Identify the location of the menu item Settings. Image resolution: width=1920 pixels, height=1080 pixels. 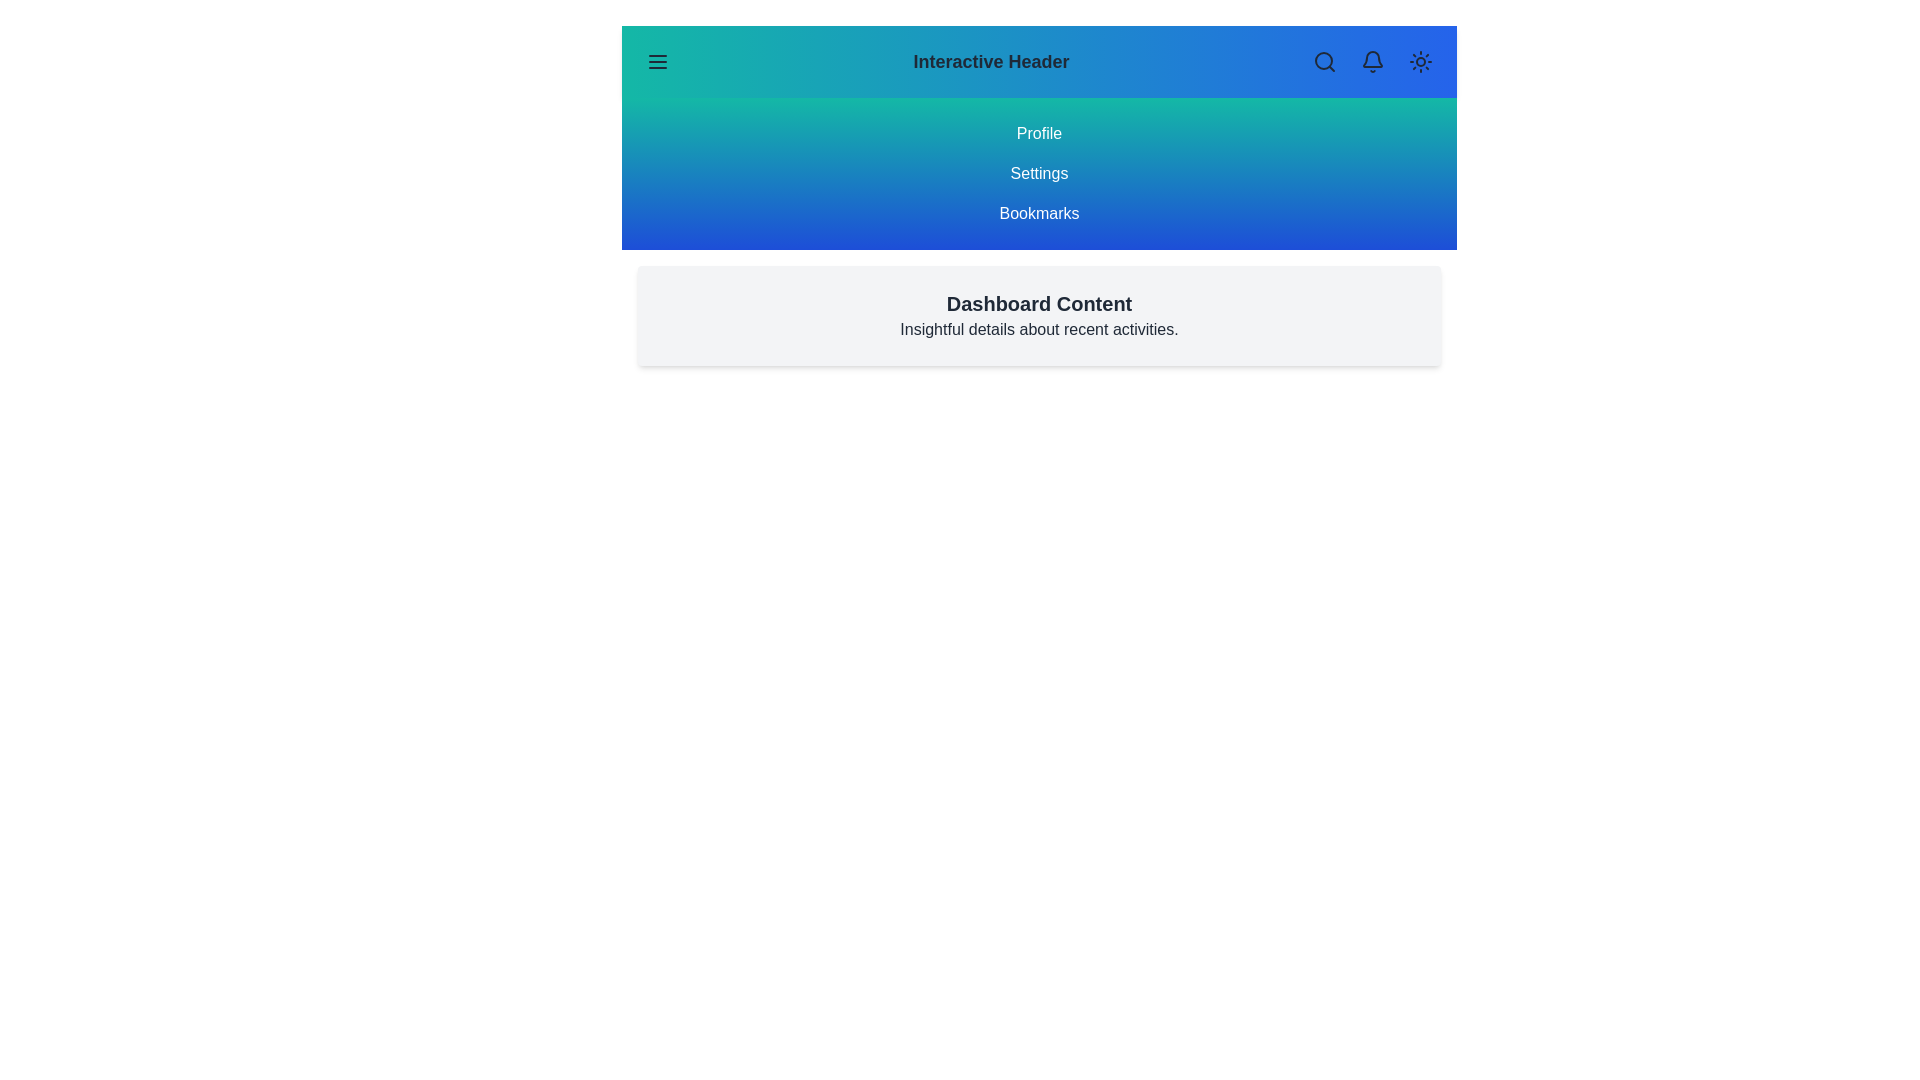
(1039, 172).